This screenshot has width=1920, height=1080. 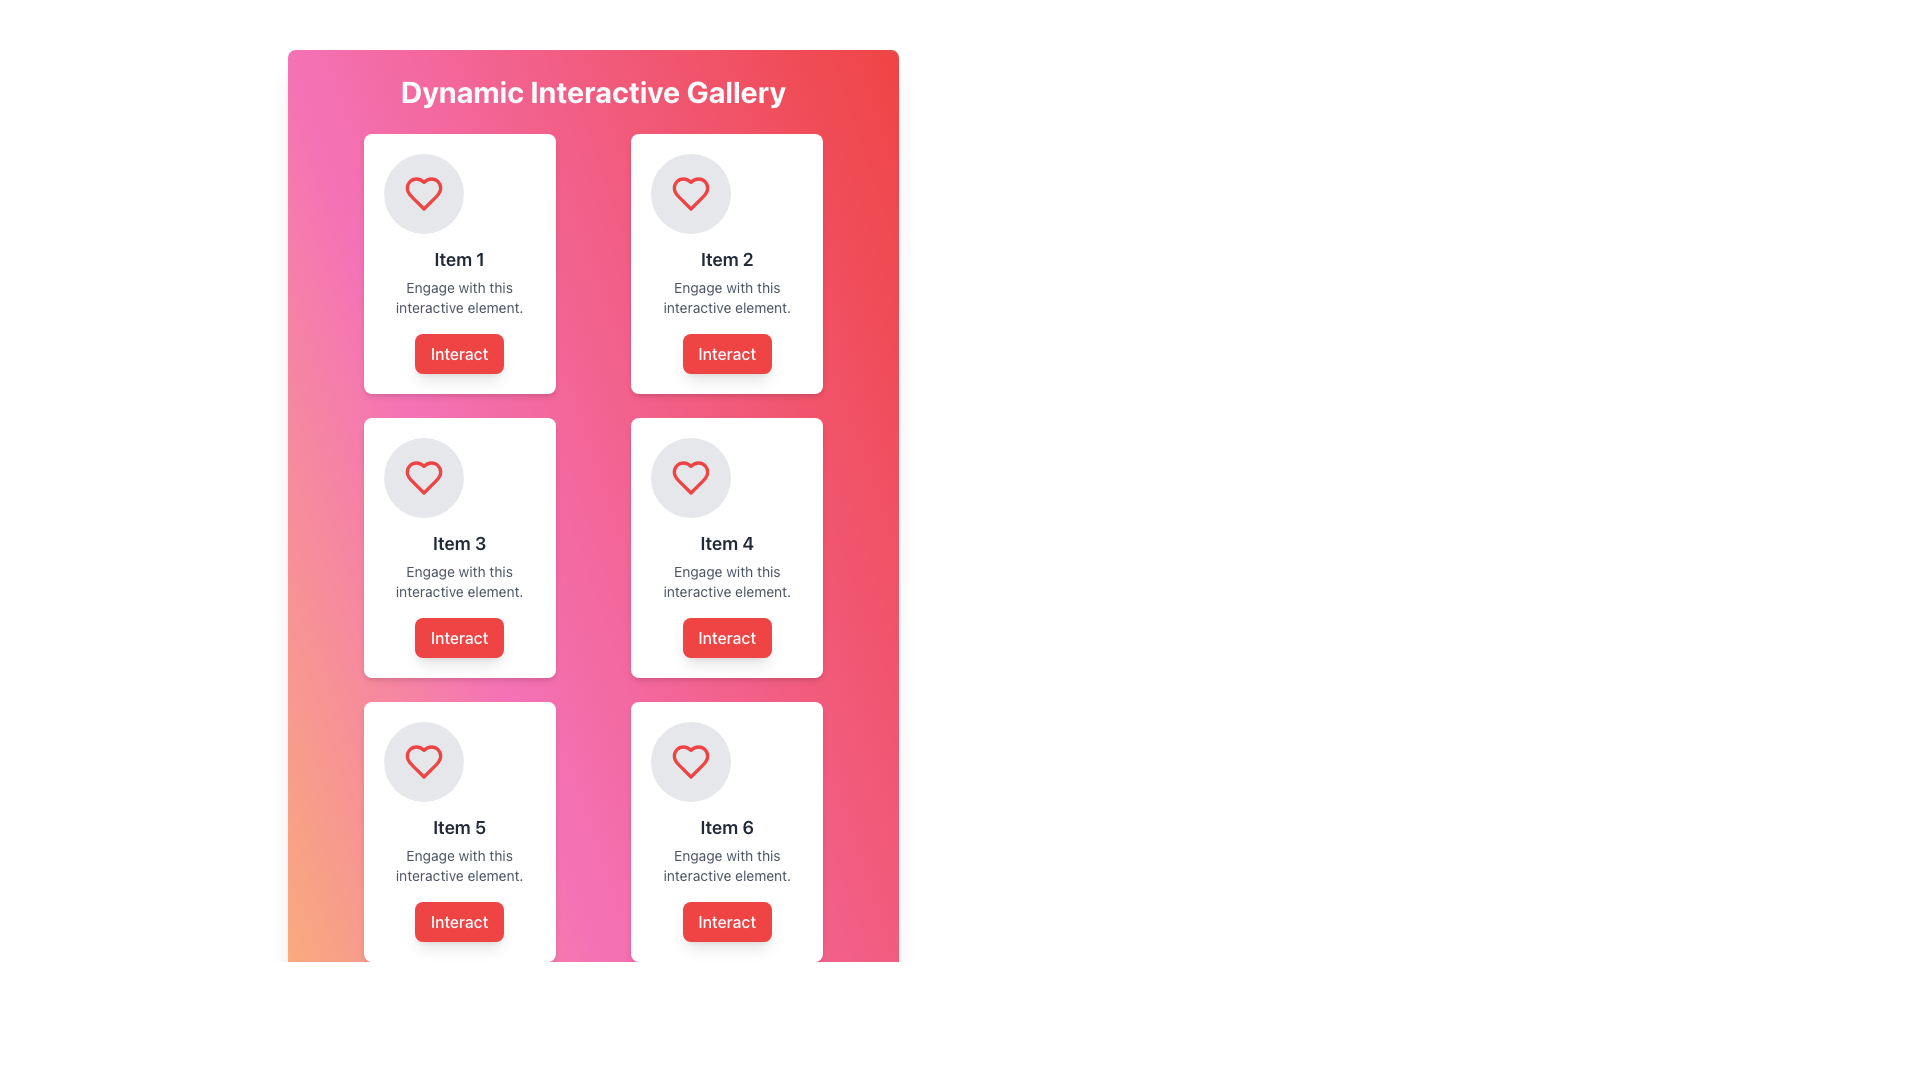 What do you see at coordinates (691, 193) in the screenshot?
I see `the decorative Icon Placeholder located at the top center of the card labeled 'Item 2', which indicates a theme of favoriting or liking` at bounding box center [691, 193].